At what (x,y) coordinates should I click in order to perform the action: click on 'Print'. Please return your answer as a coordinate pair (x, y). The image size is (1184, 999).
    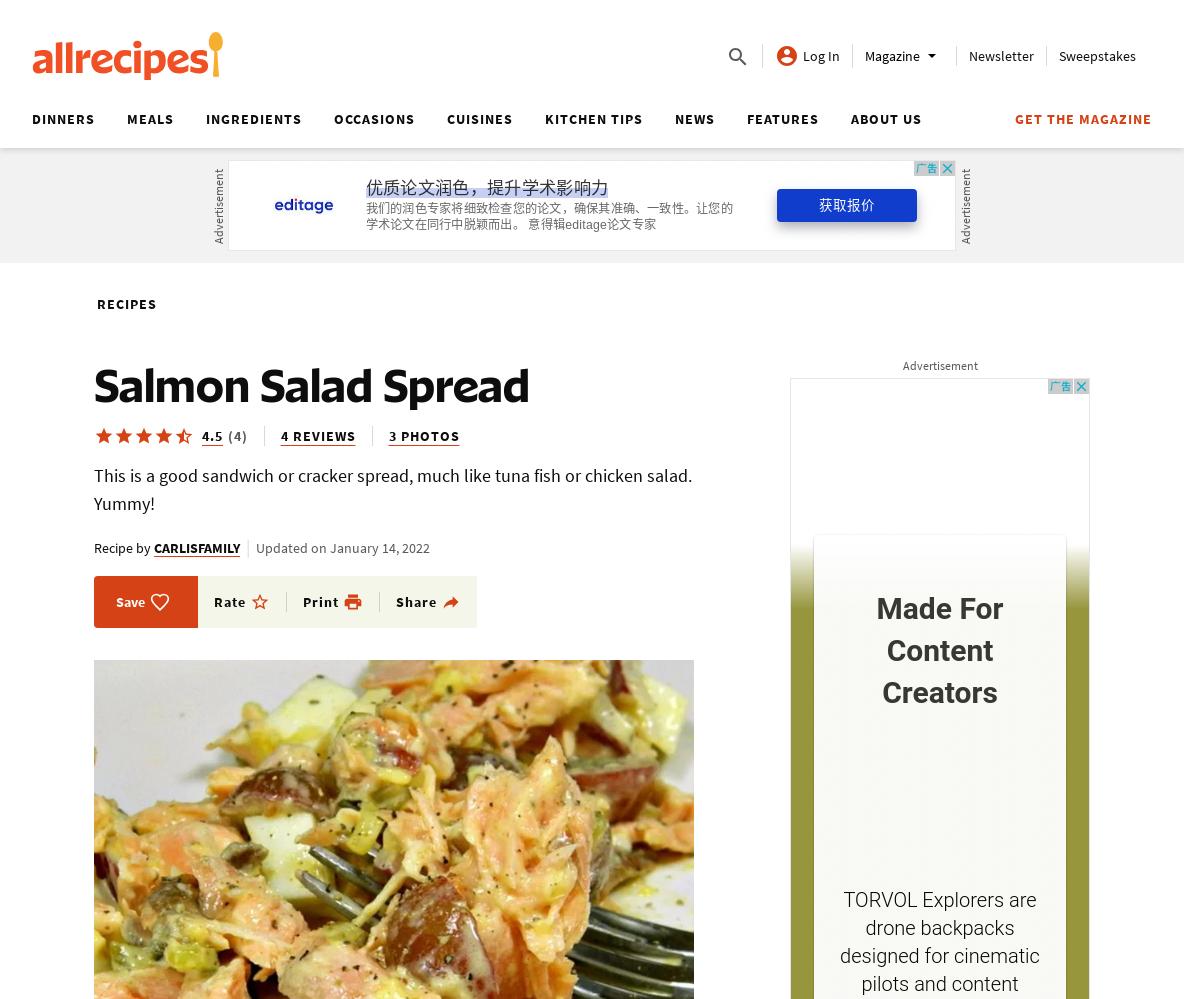
    Looking at the image, I should click on (319, 601).